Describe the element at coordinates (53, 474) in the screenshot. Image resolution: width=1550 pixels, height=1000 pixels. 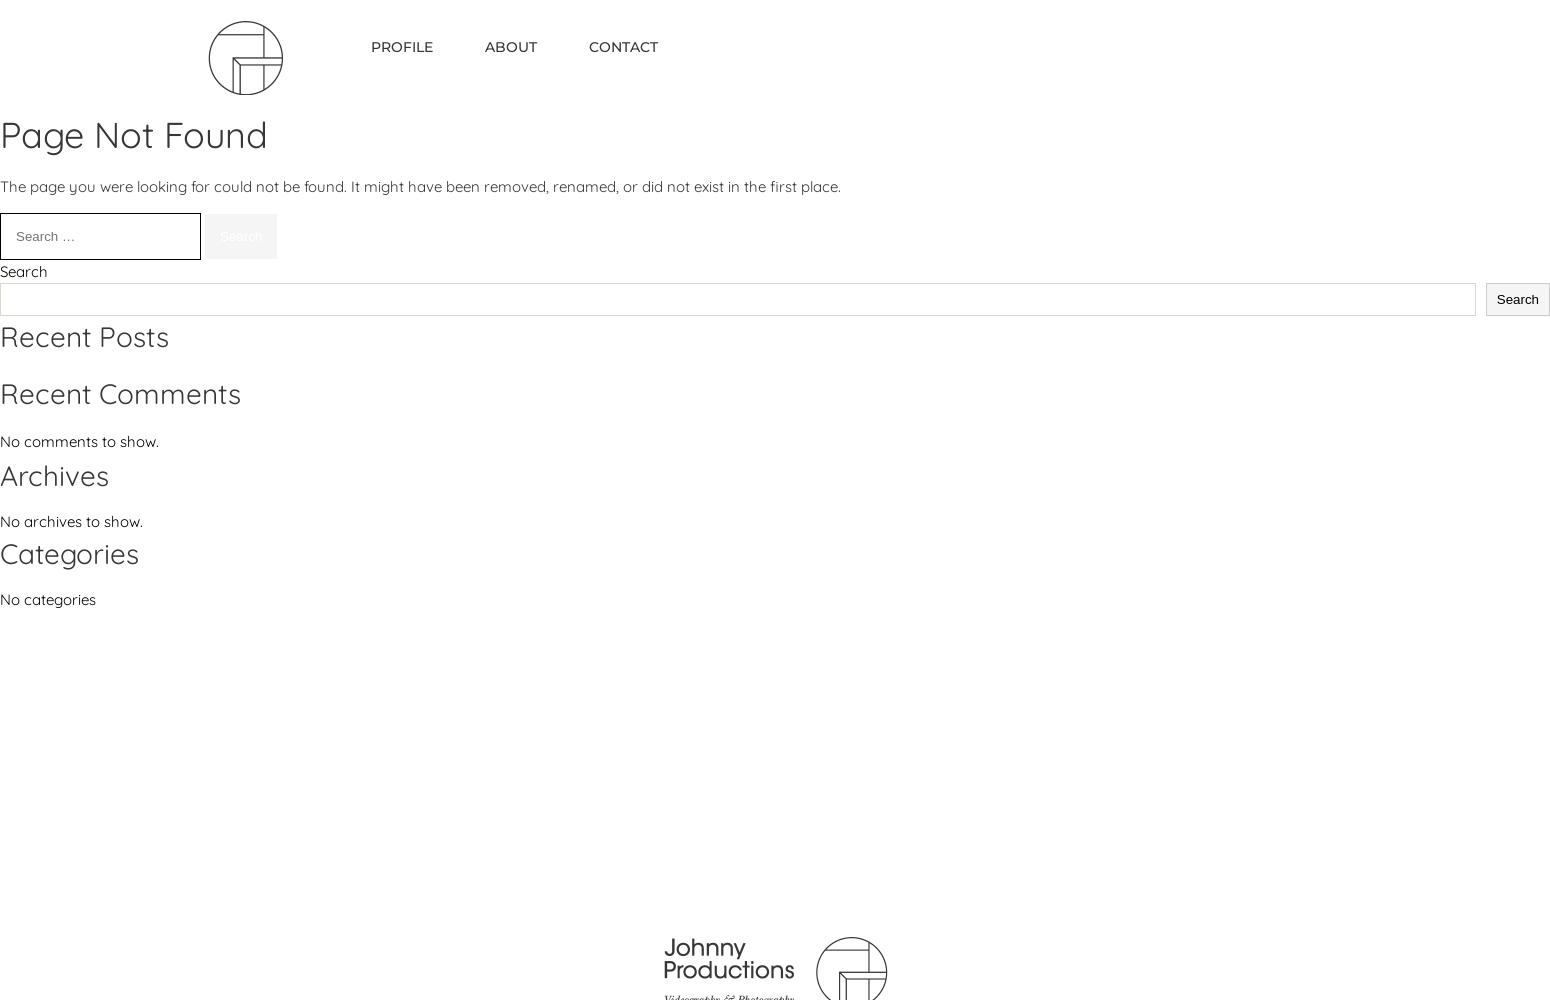
I see `'Archives'` at that location.